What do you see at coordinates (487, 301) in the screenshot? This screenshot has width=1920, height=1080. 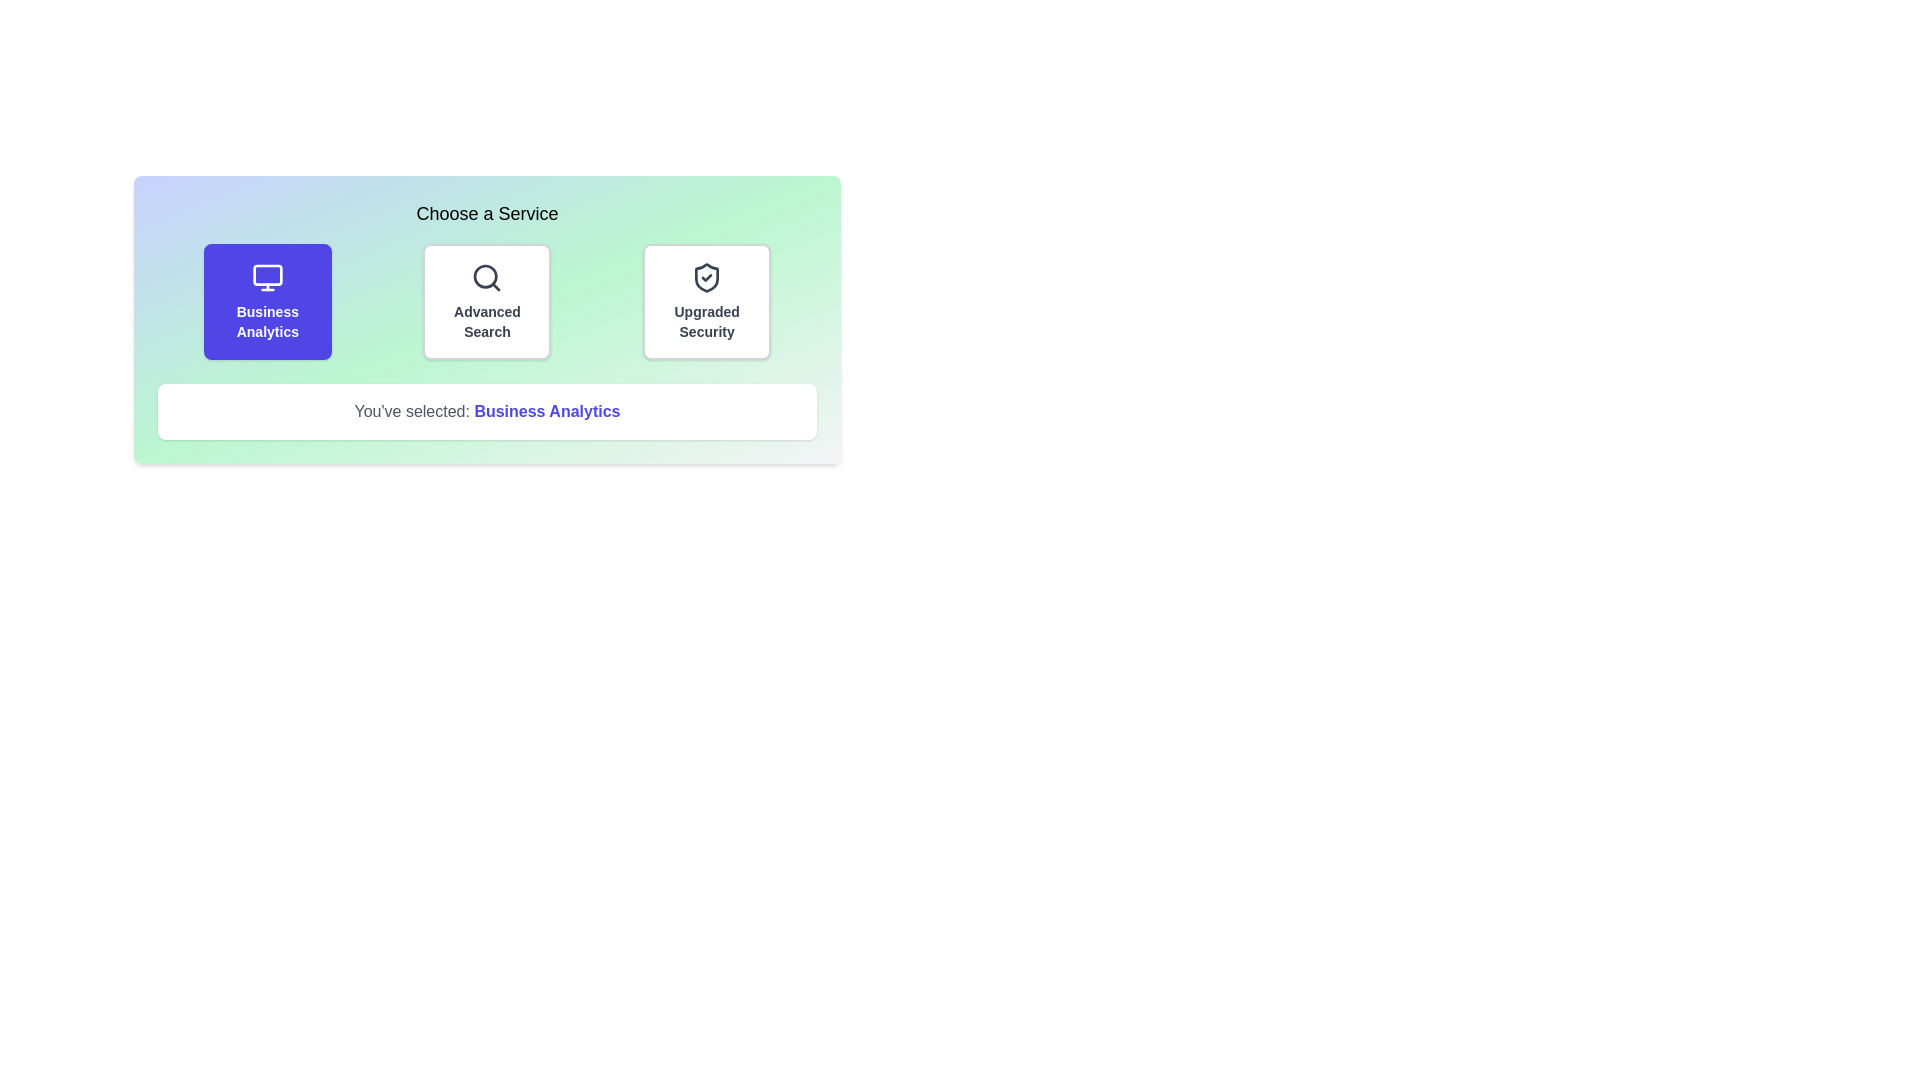 I see `the service option Advanced Search` at bounding box center [487, 301].